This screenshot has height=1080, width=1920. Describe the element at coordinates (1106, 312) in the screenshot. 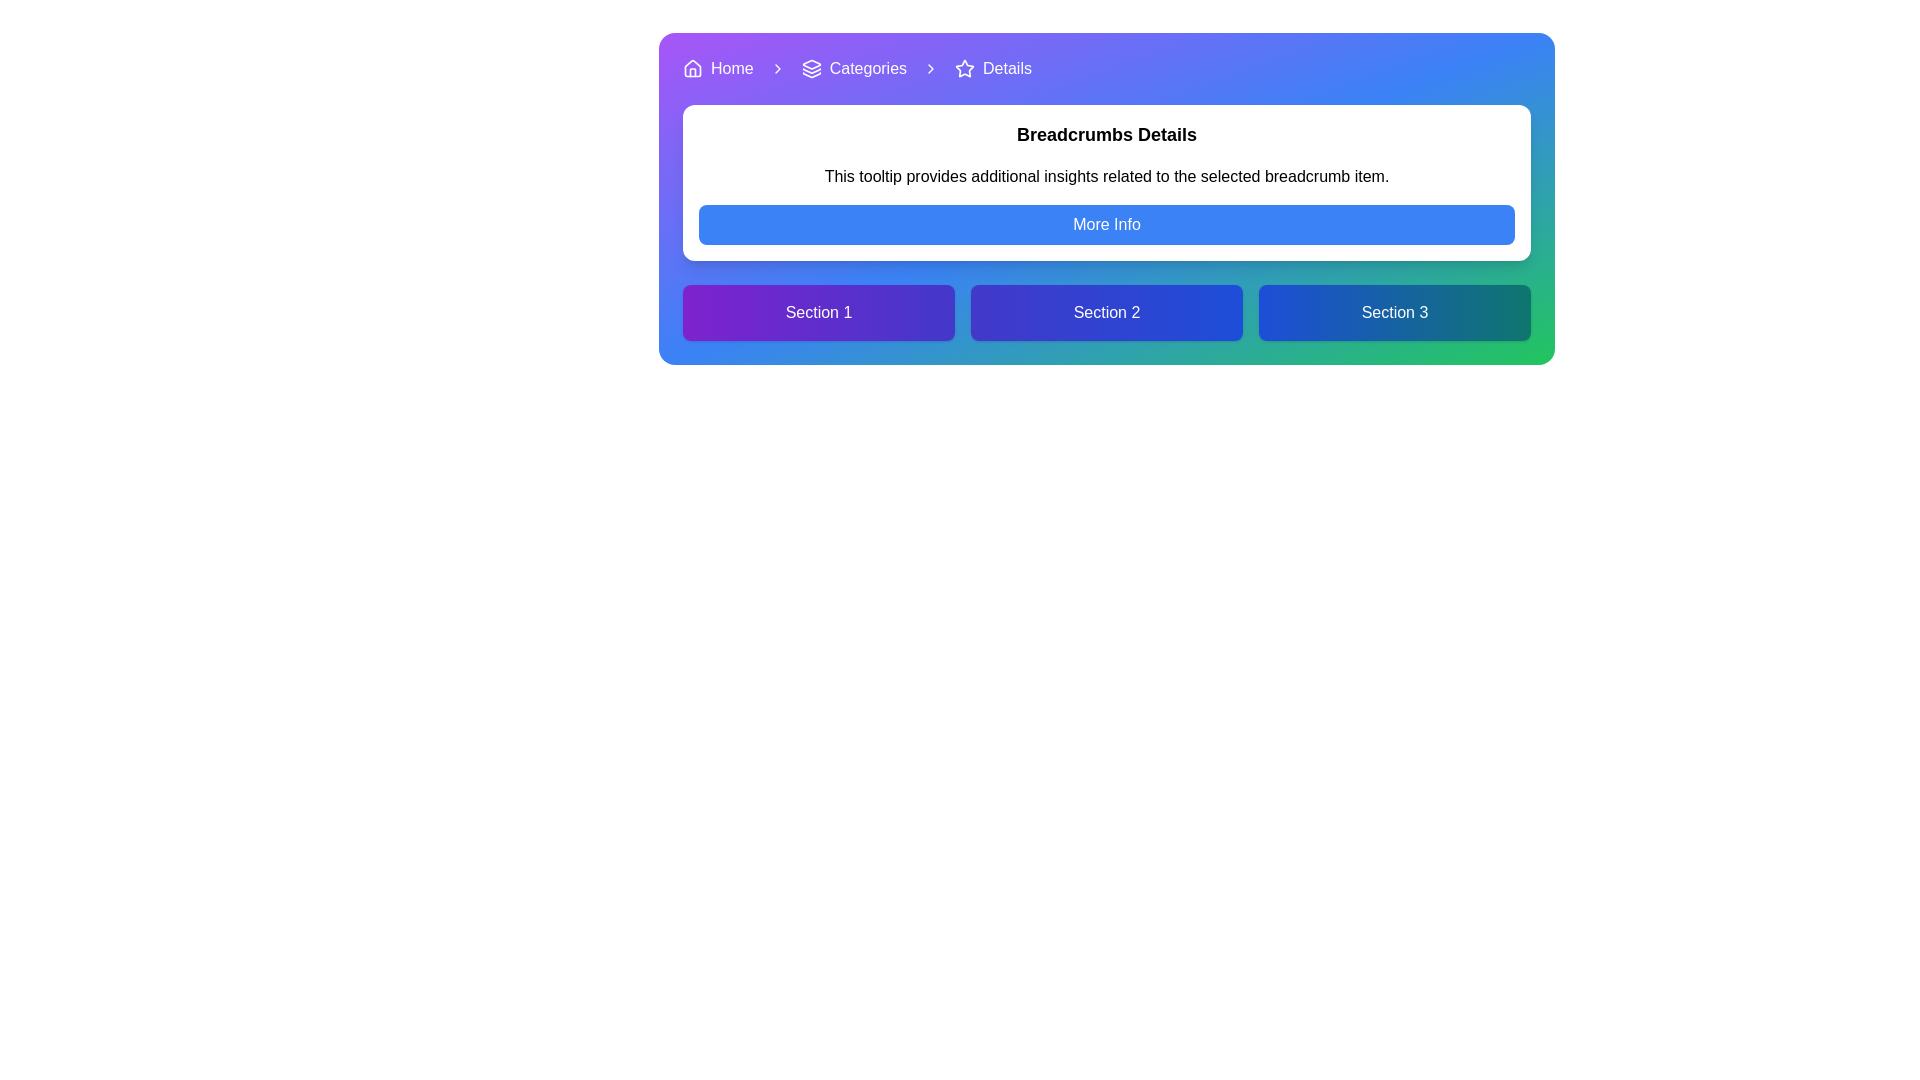

I see `the 'Section 2' button` at that location.